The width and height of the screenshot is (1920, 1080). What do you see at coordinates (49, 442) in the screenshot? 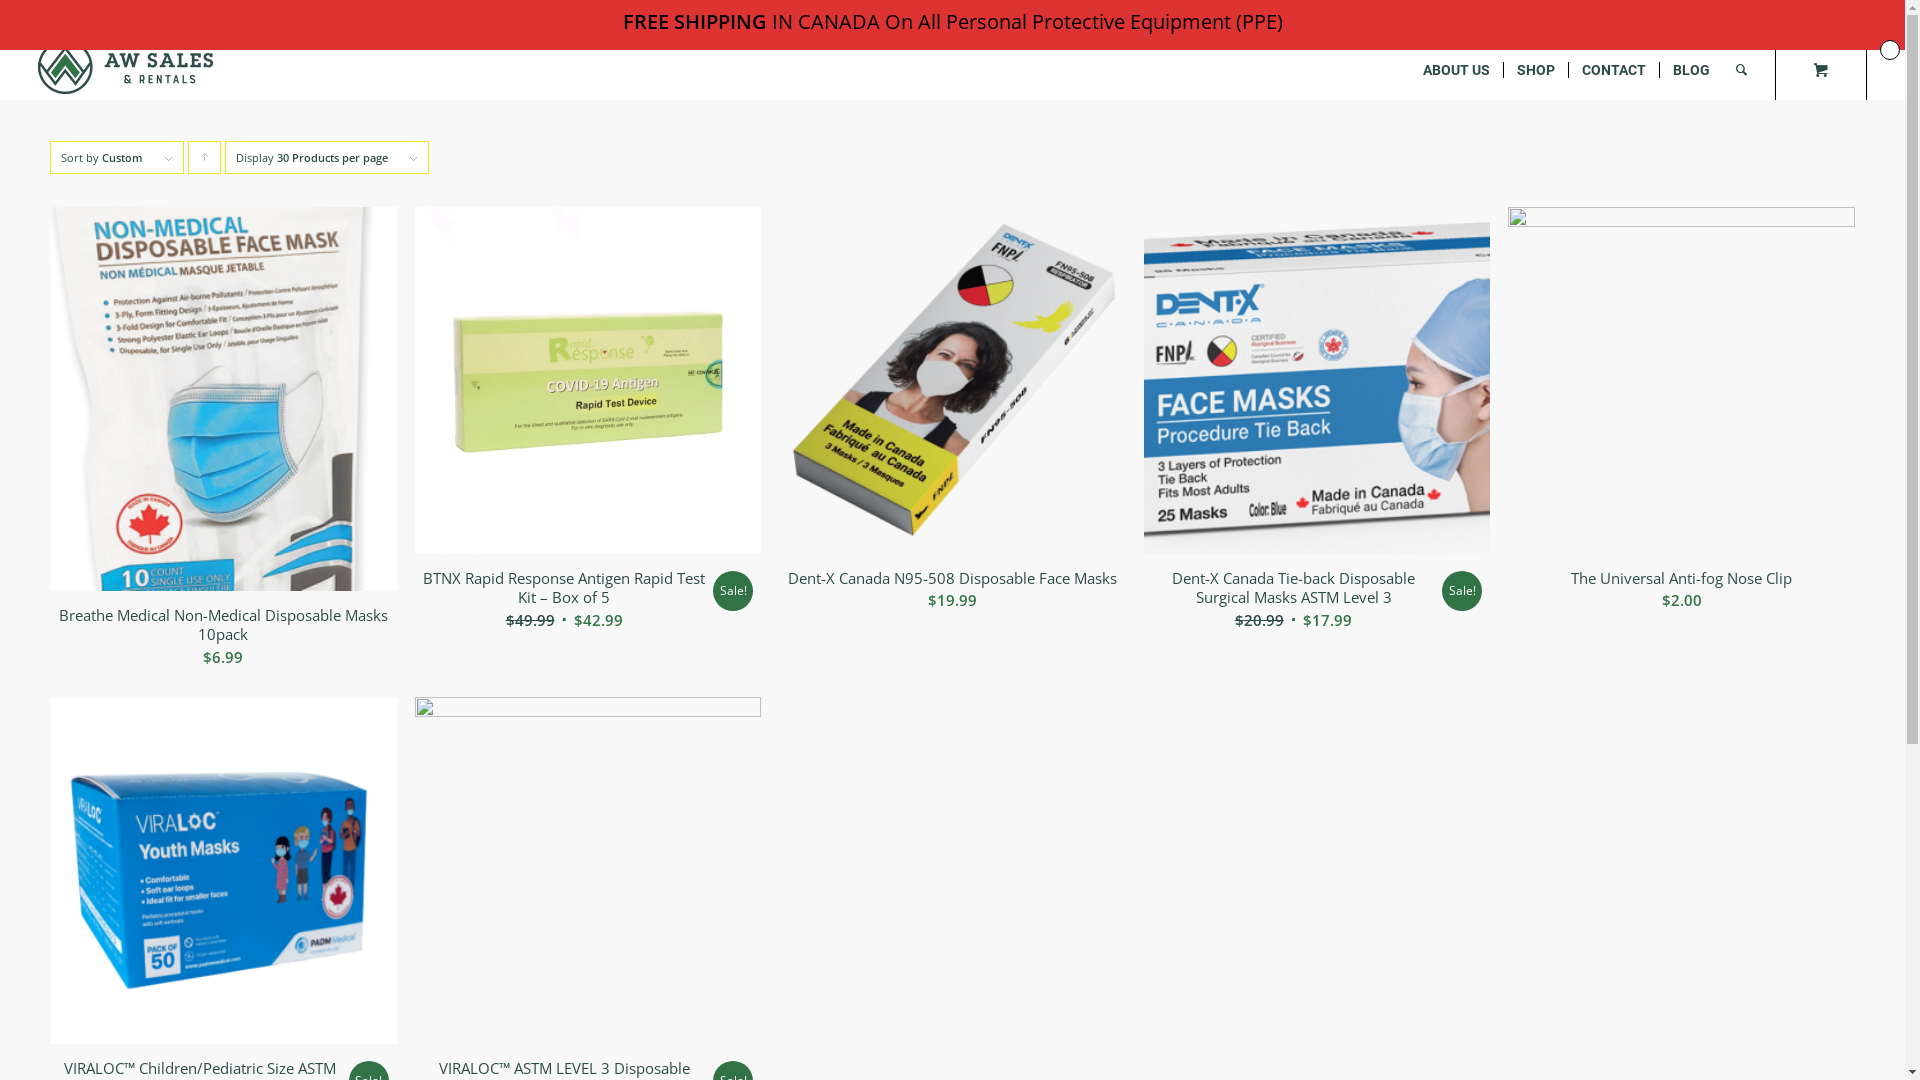
I see `'Breathe Medical Non-Medical Disposable Masks 10pack` at bounding box center [49, 442].